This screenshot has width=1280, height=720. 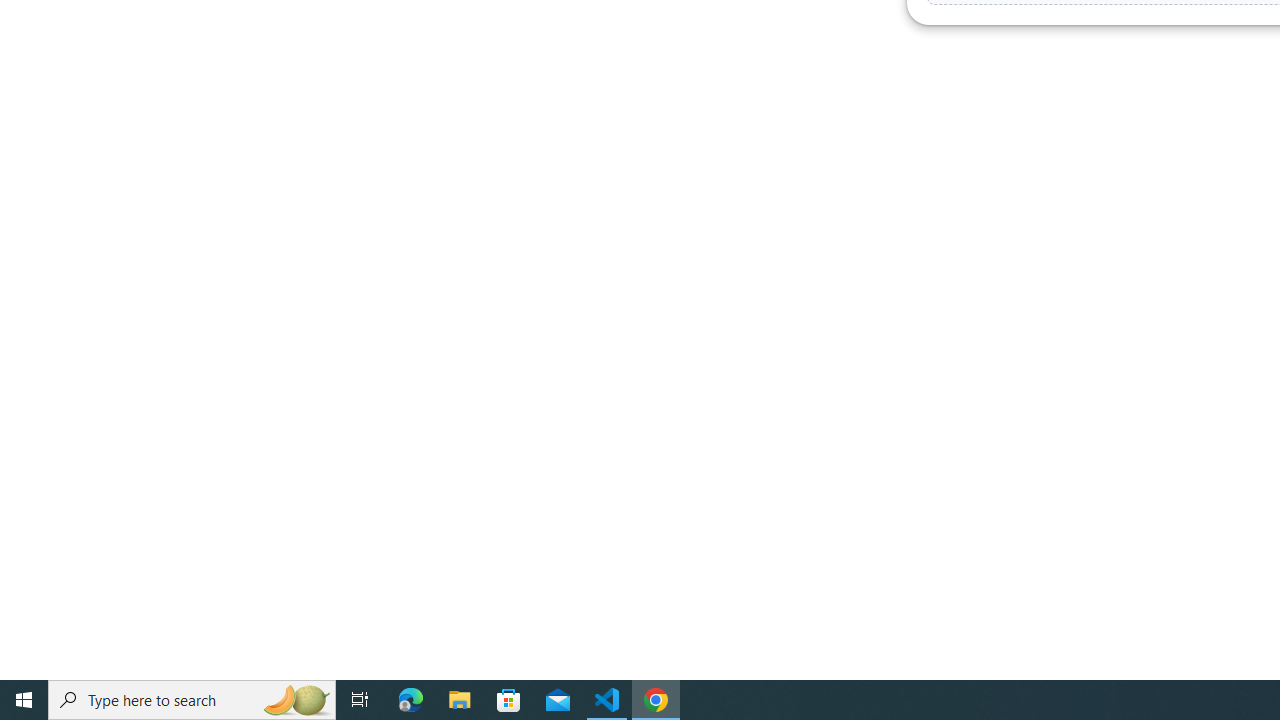 What do you see at coordinates (359, 698) in the screenshot?
I see `'Task View'` at bounding box center [359, 698].